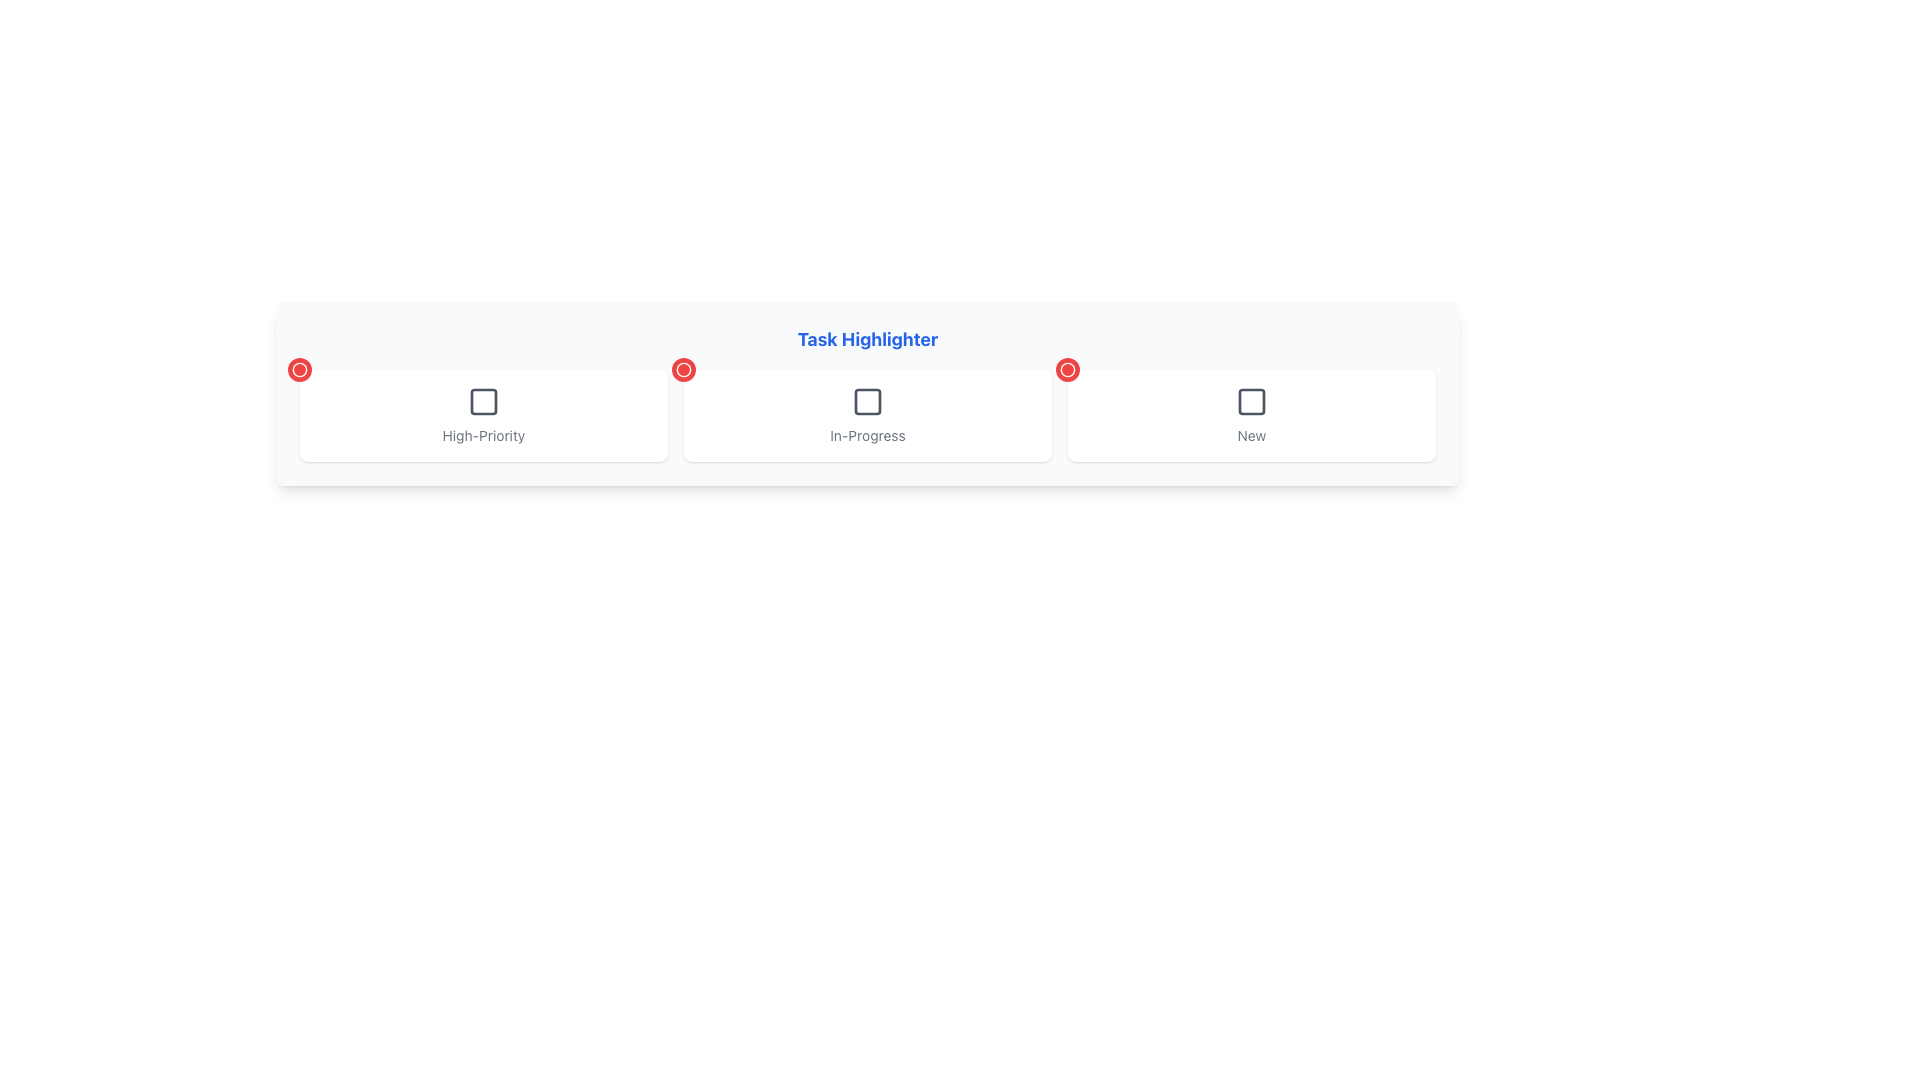  Describe the element at coordinates (484, 415) in the screenshot. I see `the 'High-Priority' static card or category label, which is the leftmost card in a horizontally aligned grid containing 'In-Progress' and 'New'` at that location.